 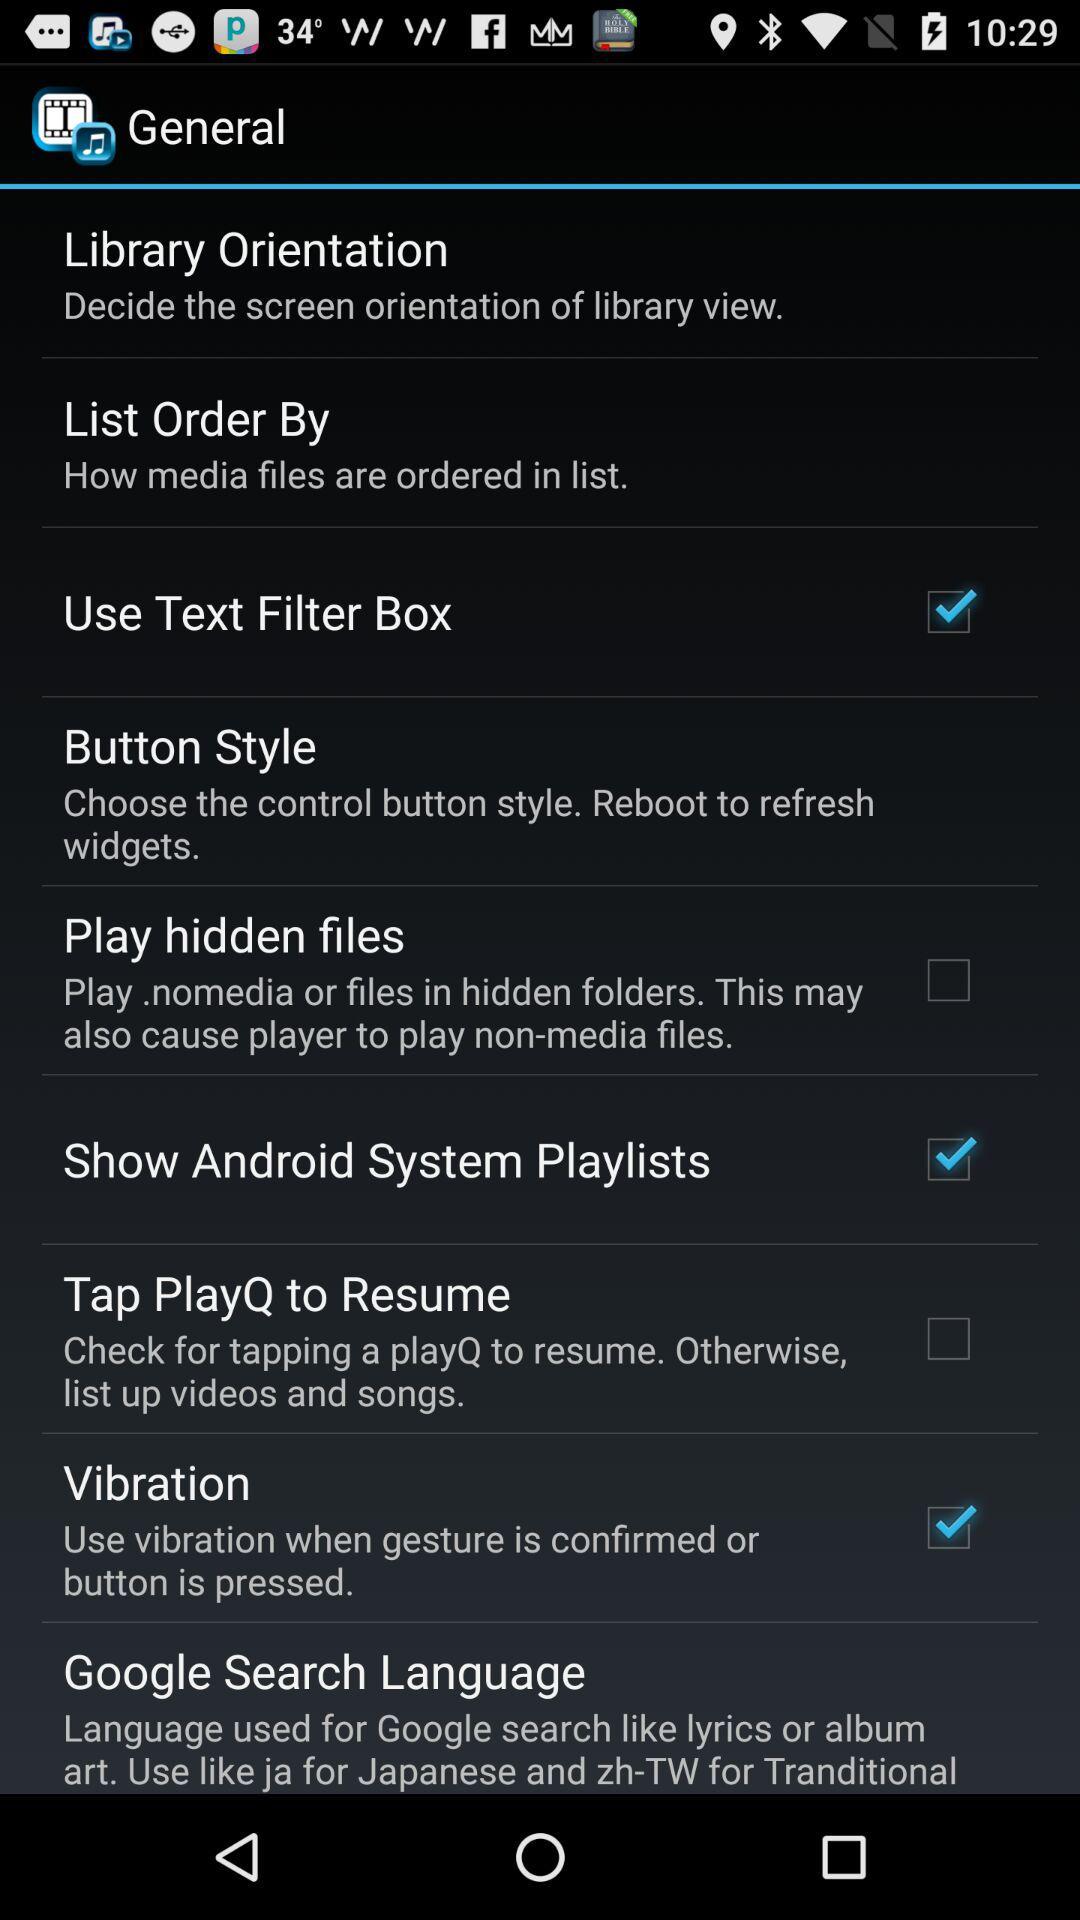 What do you see at coordinates (386, 1159) in the screenshot?
I see `the show android system` at bounding box center [386, 1159].